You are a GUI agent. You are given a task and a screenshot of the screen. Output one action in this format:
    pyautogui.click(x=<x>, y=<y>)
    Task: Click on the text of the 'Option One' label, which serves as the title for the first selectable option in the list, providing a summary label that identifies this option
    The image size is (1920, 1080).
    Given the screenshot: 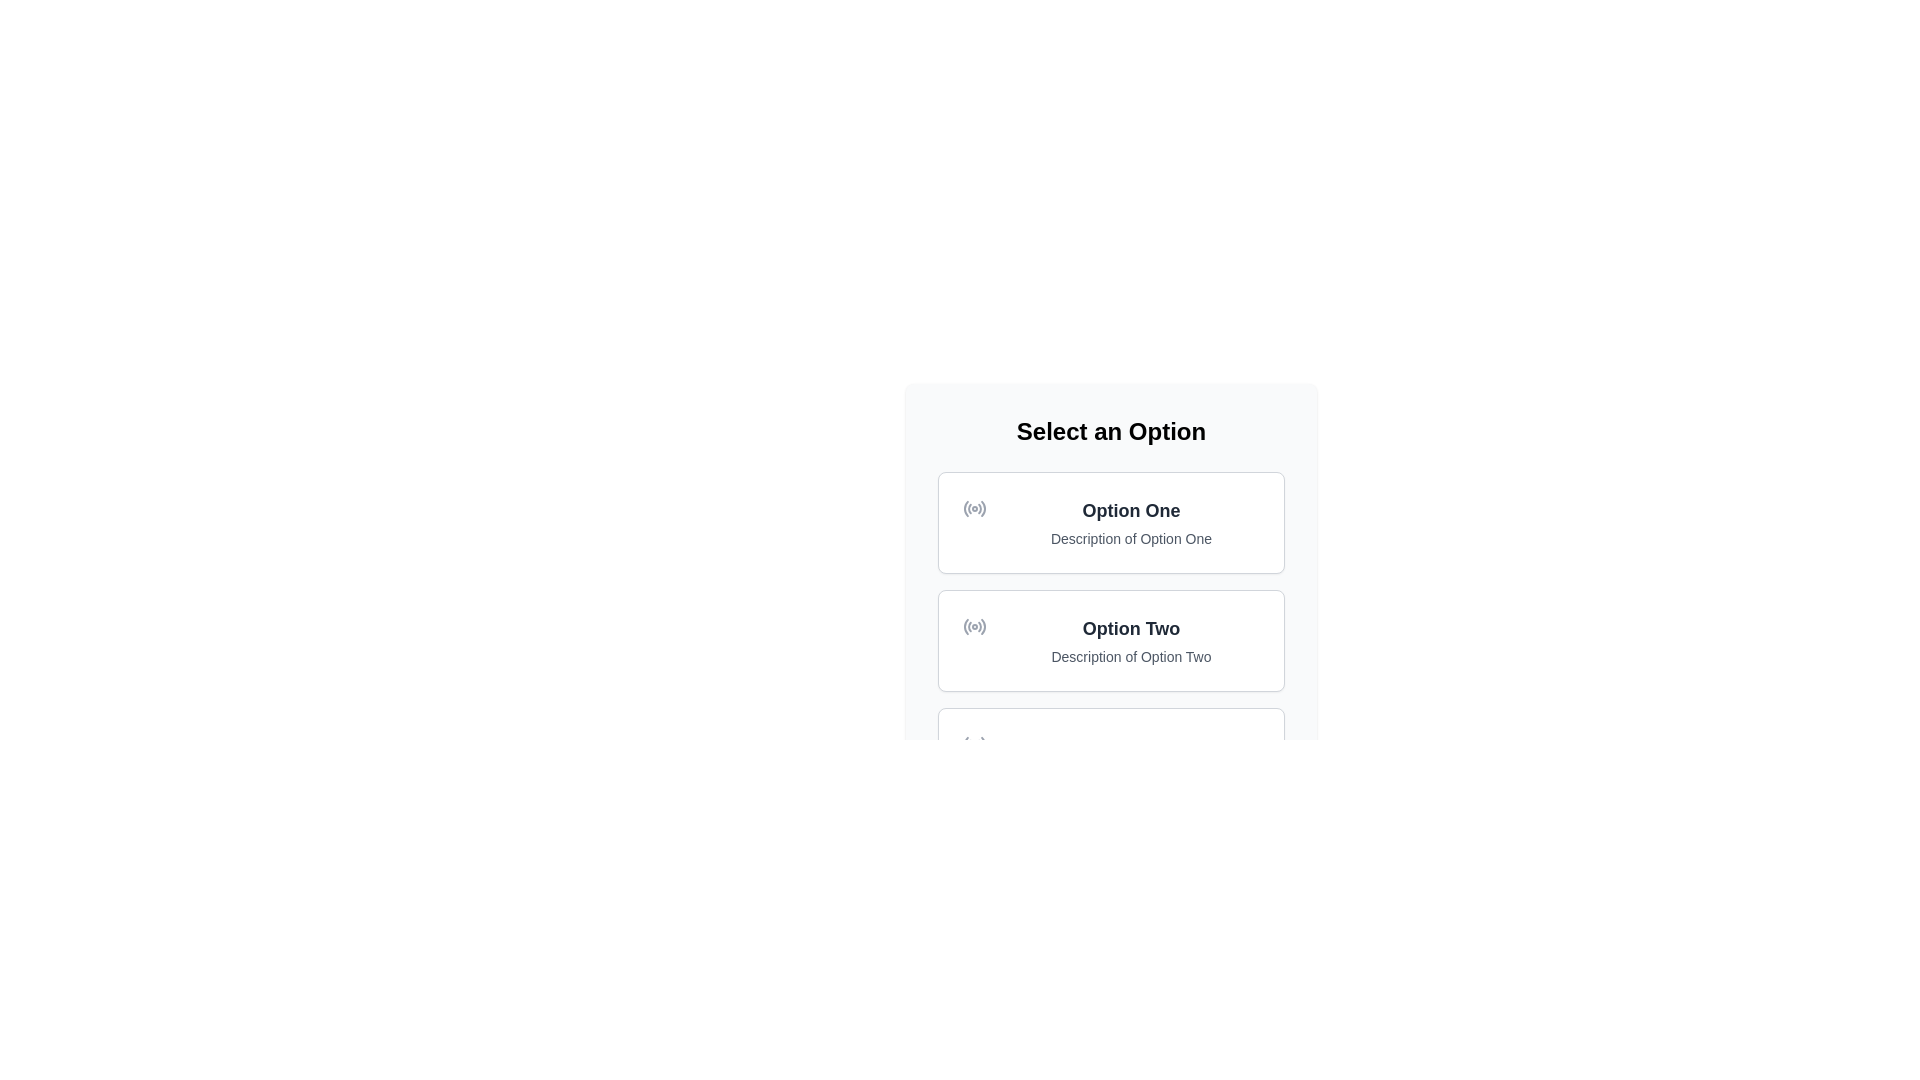 What is the action you would take?
    pyautogui.click(x=1131, y=509)
    